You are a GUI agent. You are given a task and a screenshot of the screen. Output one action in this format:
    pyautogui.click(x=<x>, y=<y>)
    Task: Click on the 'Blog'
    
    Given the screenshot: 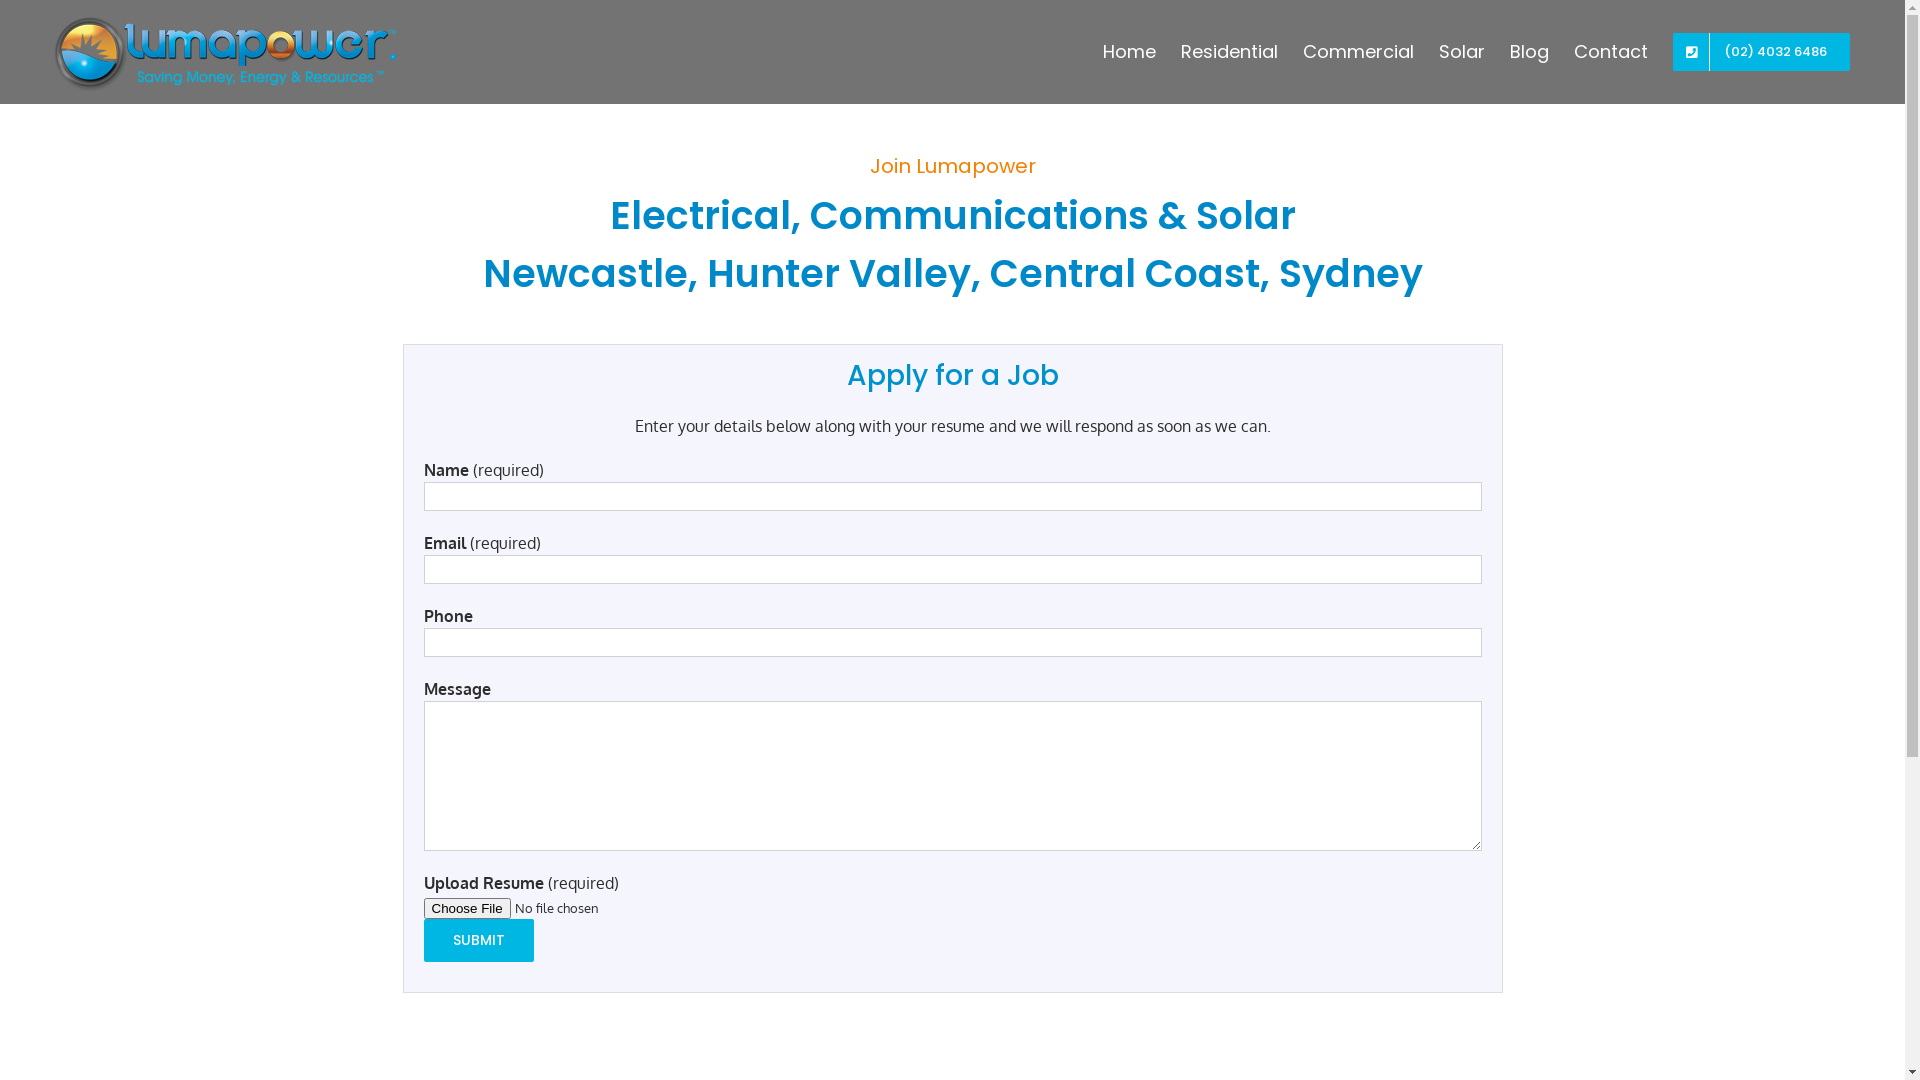 What is the action you would take?
    pyautogui.click(x=1528, y=50)
    